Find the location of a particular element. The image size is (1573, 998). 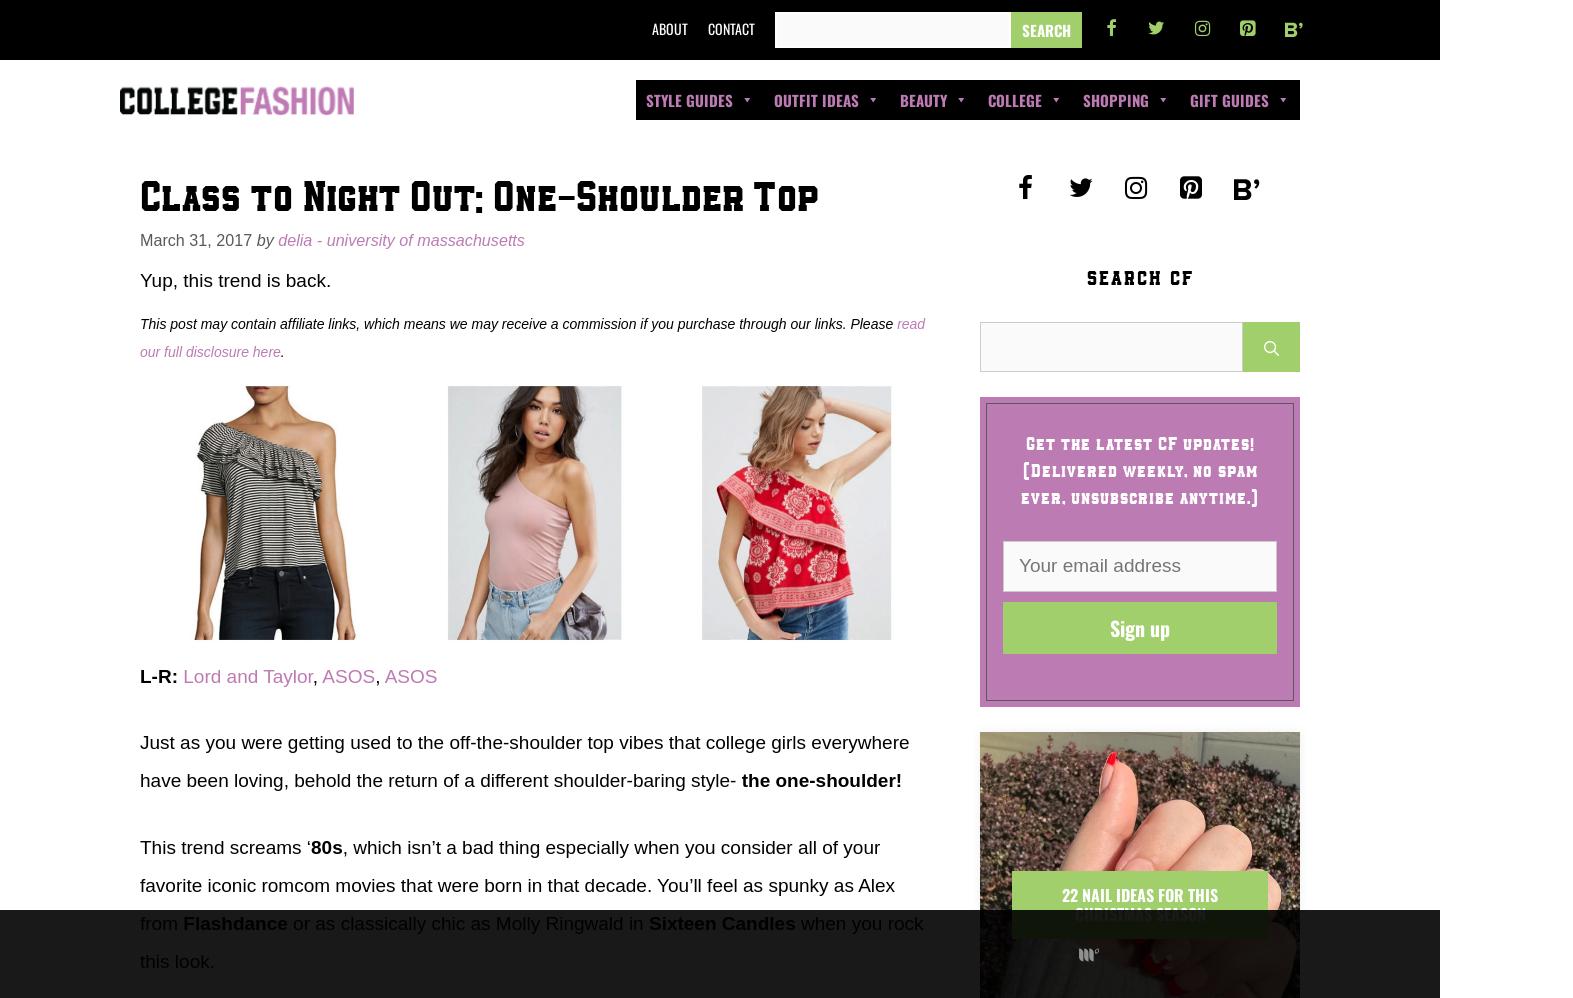

'.' is located at coordinates (282, 350).